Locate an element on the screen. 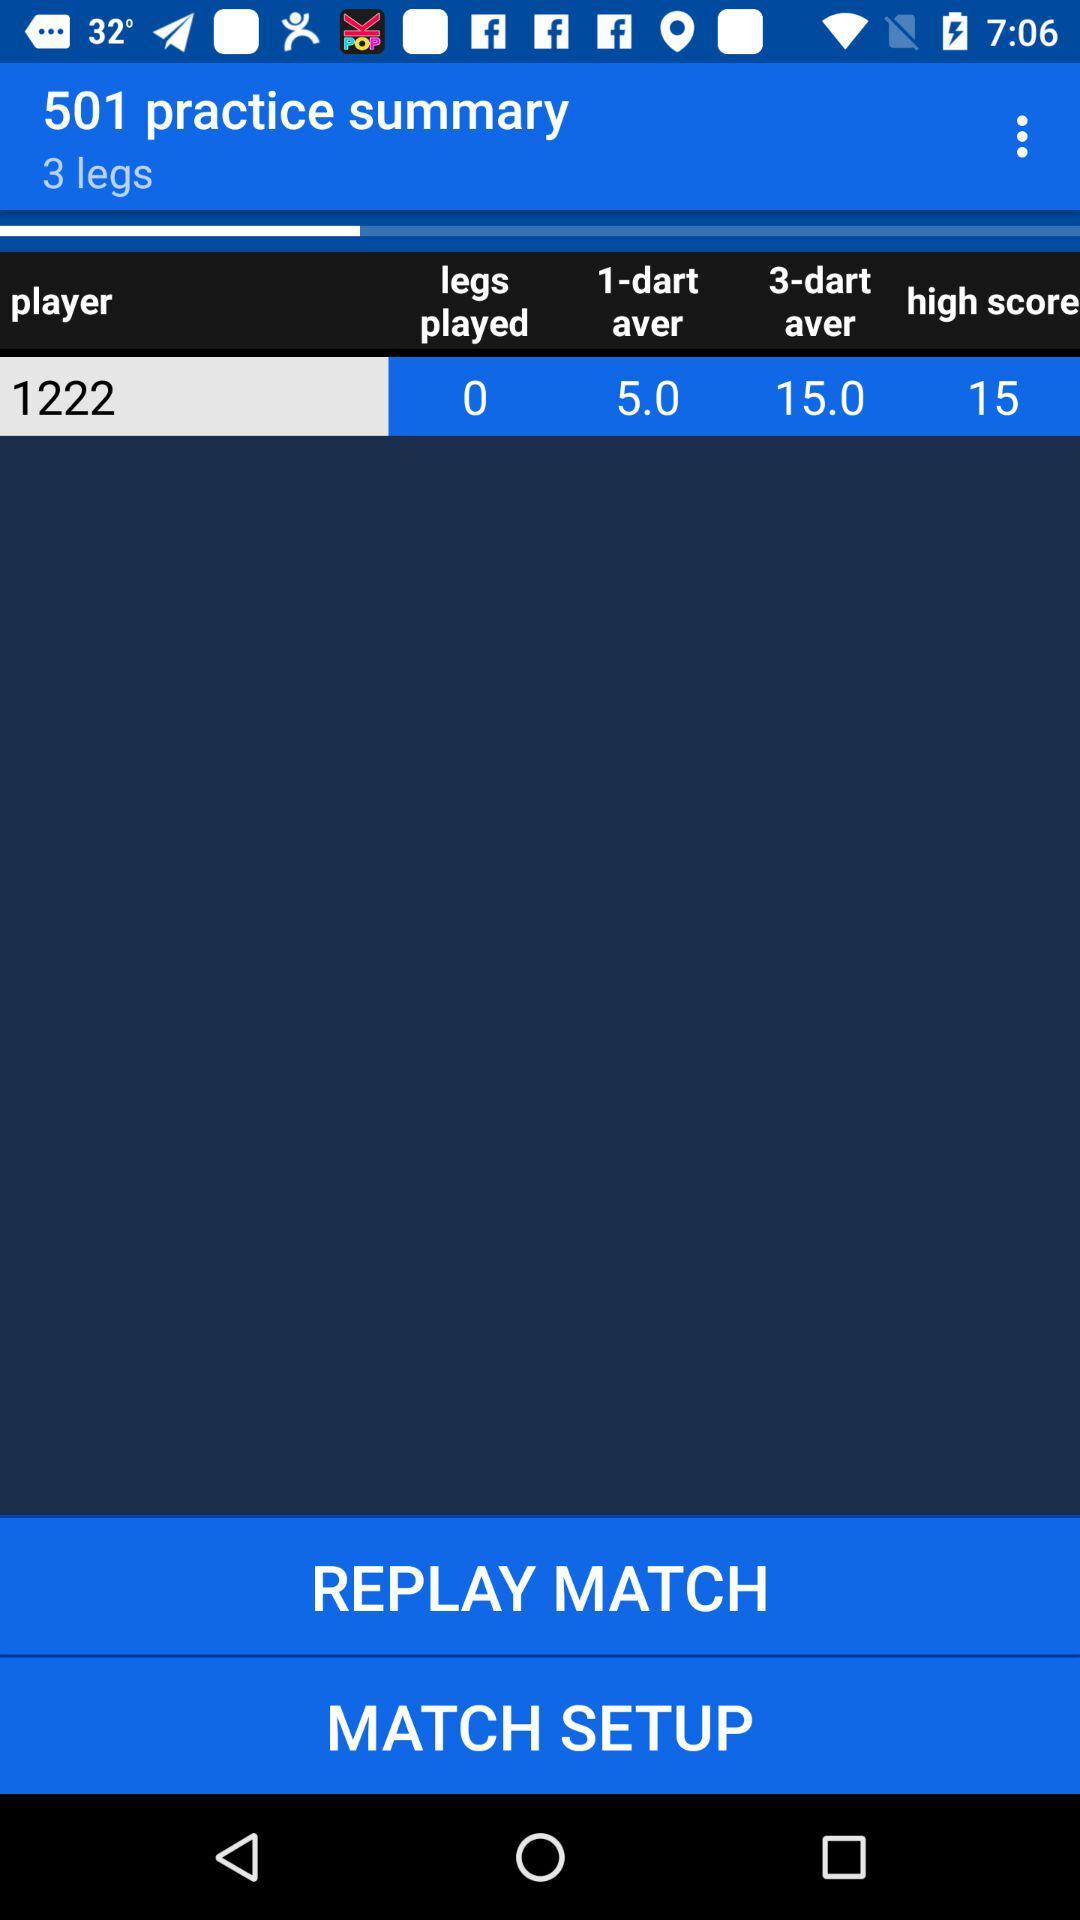 The width and height of the screenshot is (1080, 1920). match setup button is located at coordinates (540, 1724).